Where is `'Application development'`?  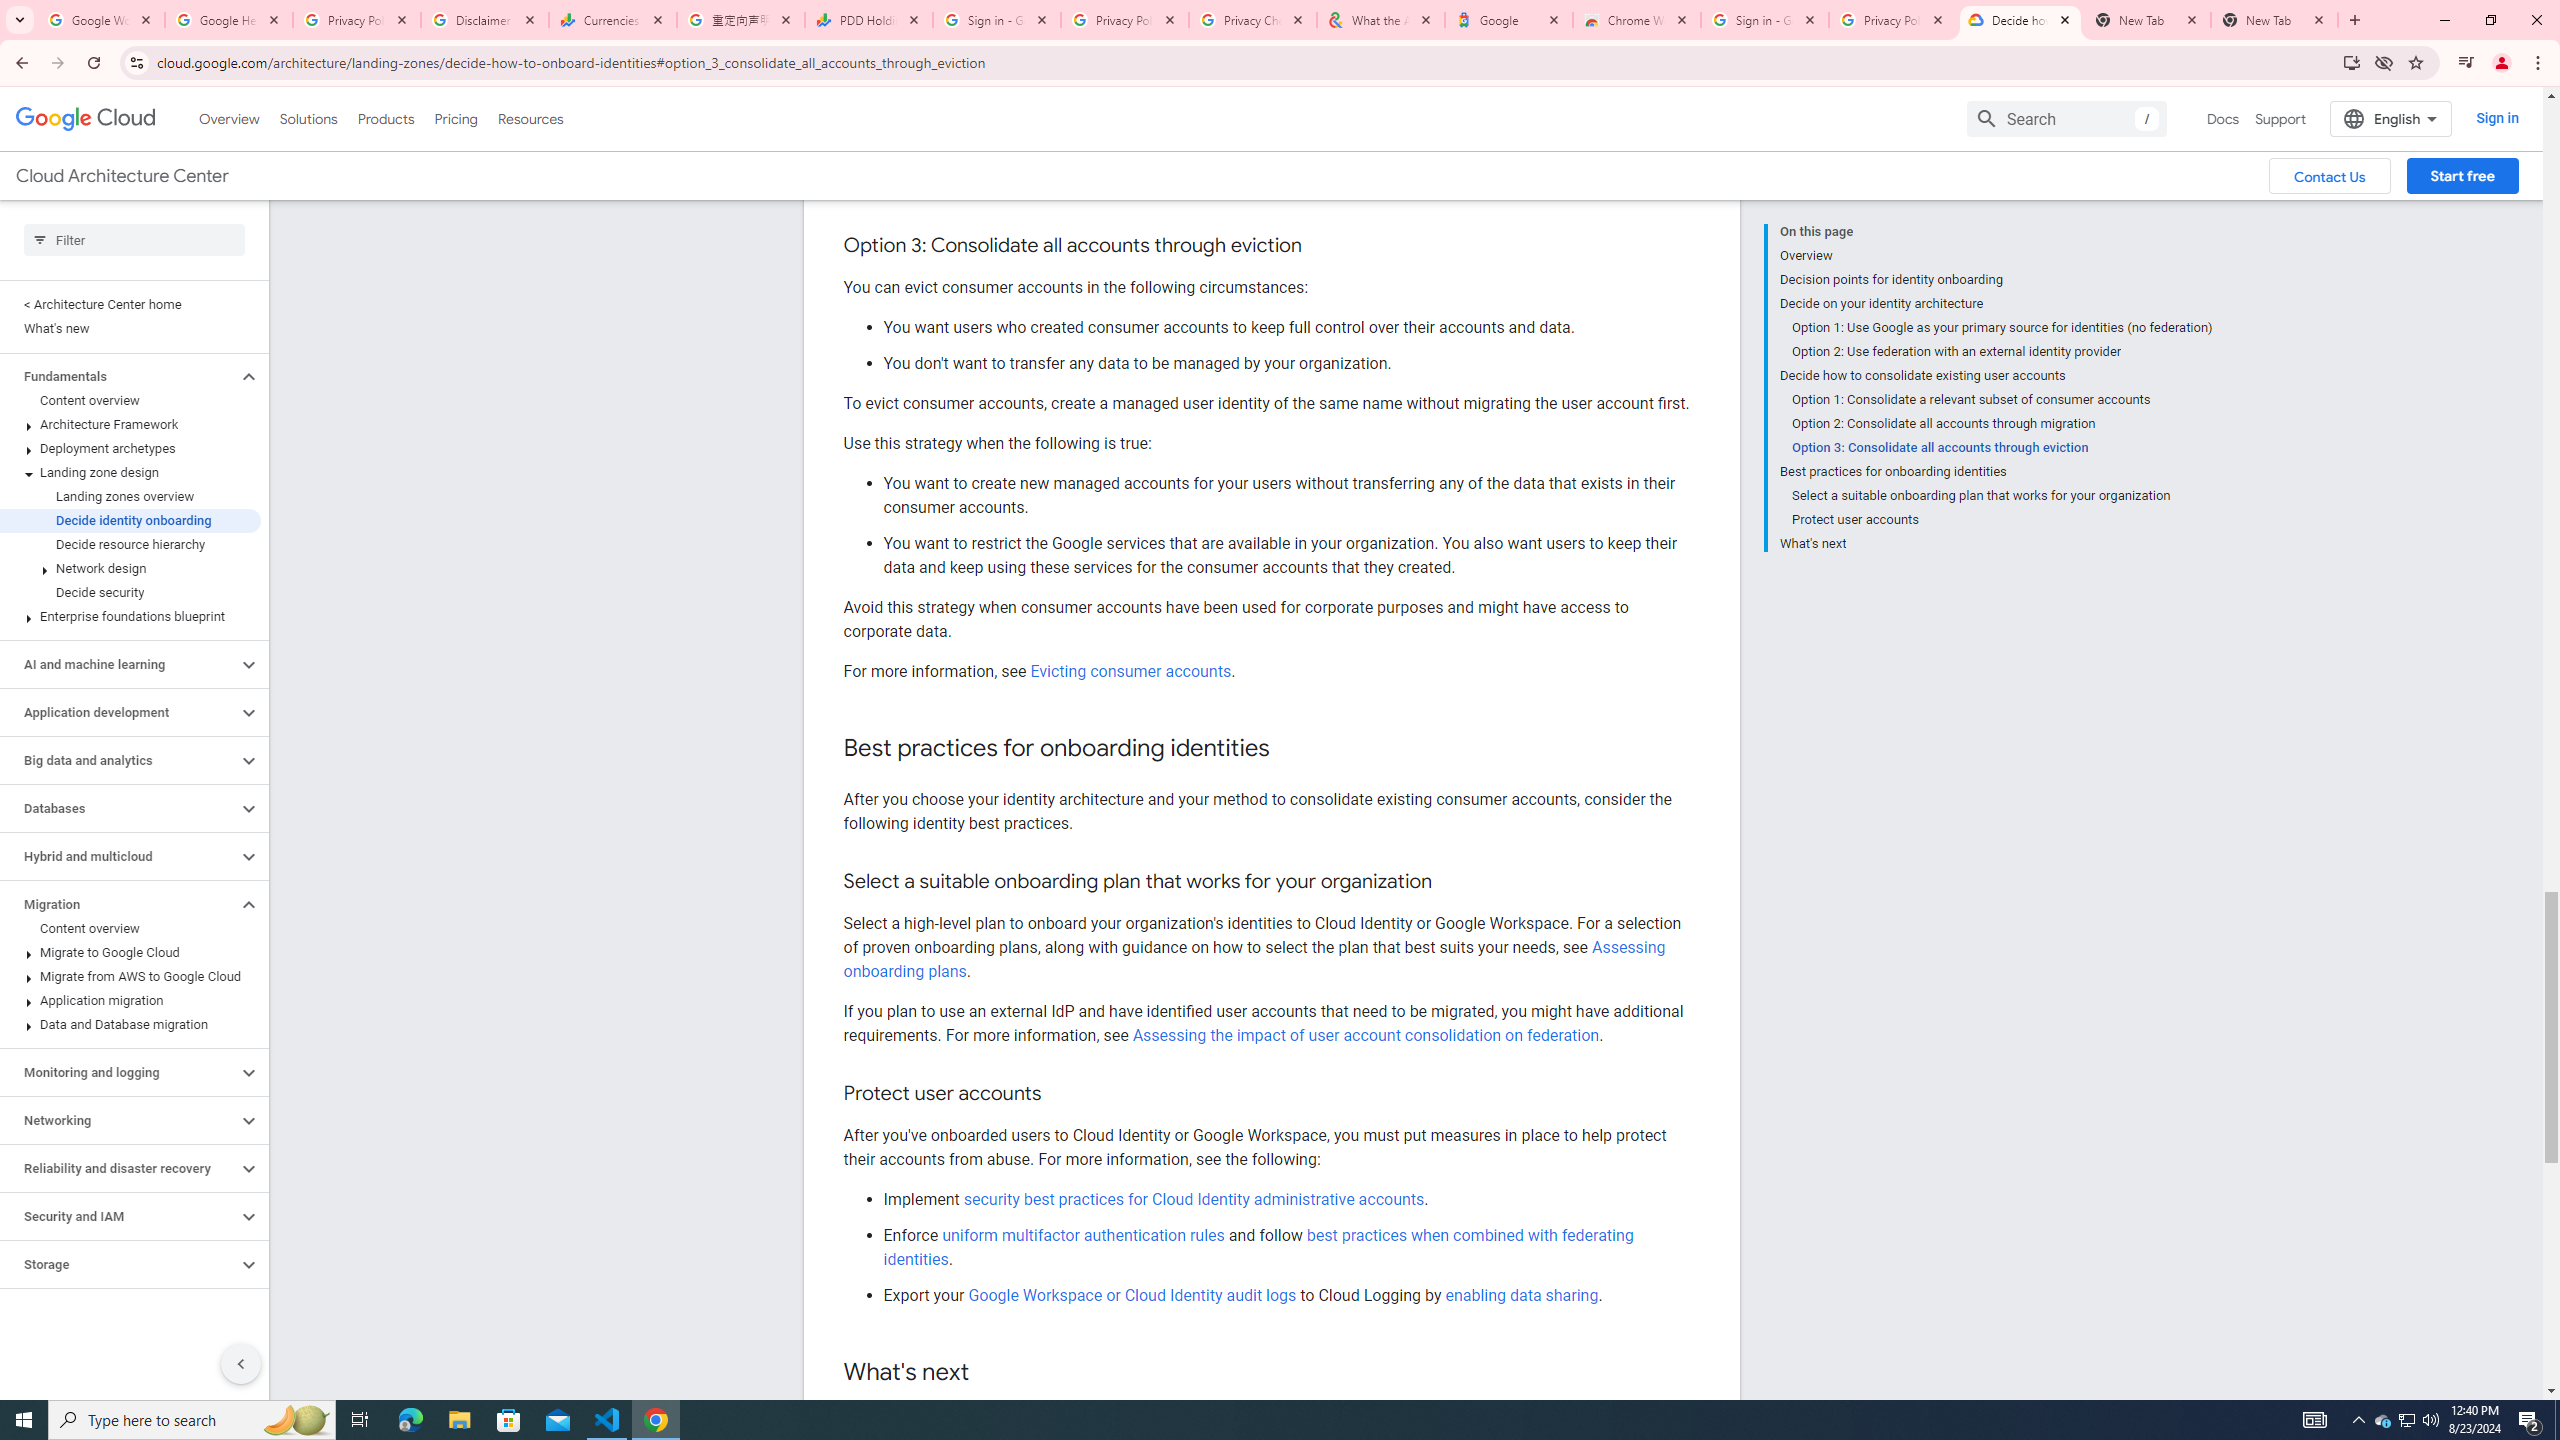 'Application development' is located at coordinates (118, 712).